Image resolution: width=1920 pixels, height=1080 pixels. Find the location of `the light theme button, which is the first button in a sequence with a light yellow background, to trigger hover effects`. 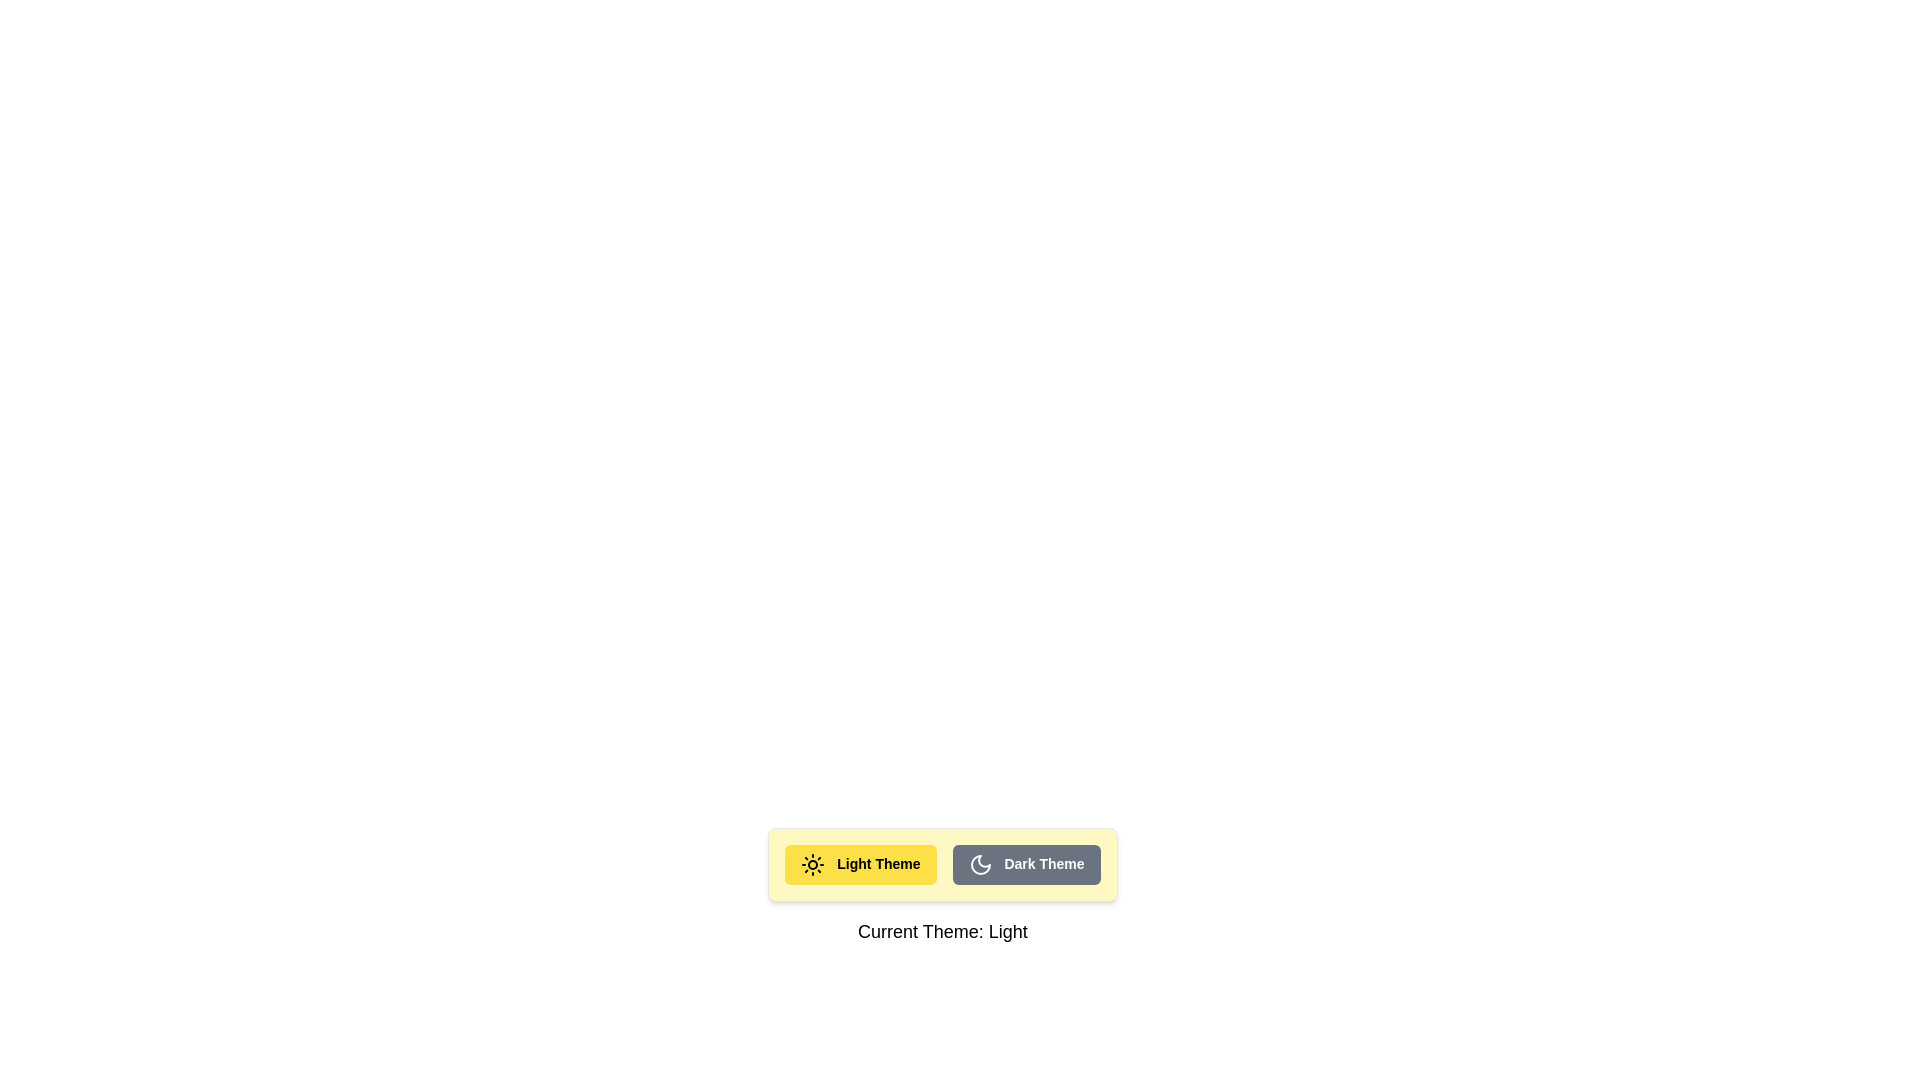

the light theme button, which is the first button in a sequence with a light yellow background, to trigger hover effects is located at coordinates (860, 863).